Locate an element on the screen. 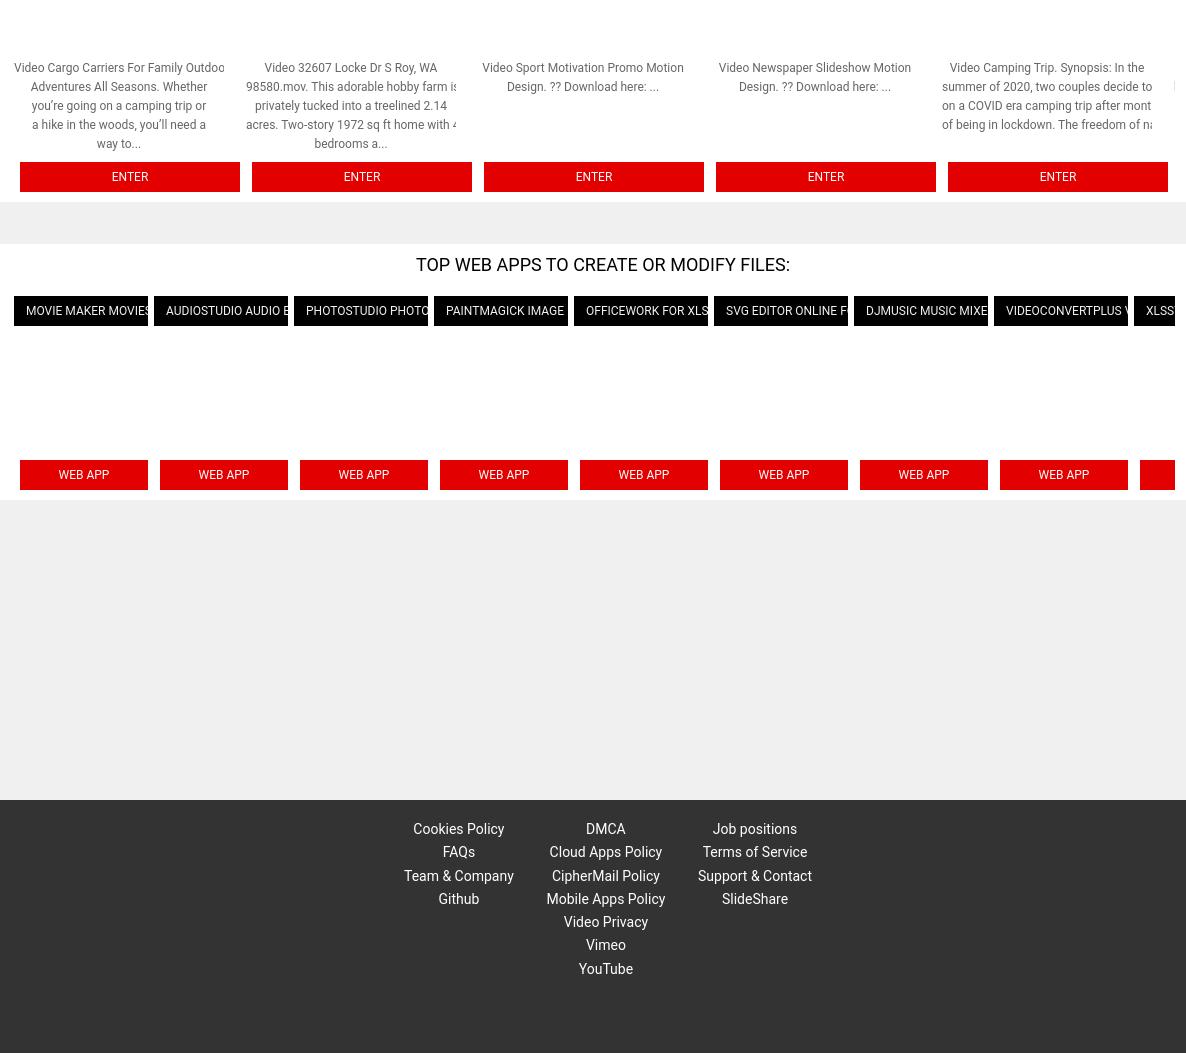 Image resolution: width=1186 pixels, height=1053 pixels. 'Video 32607 Locke Dr S Roy, WA' is located at coordinates (350, 65).